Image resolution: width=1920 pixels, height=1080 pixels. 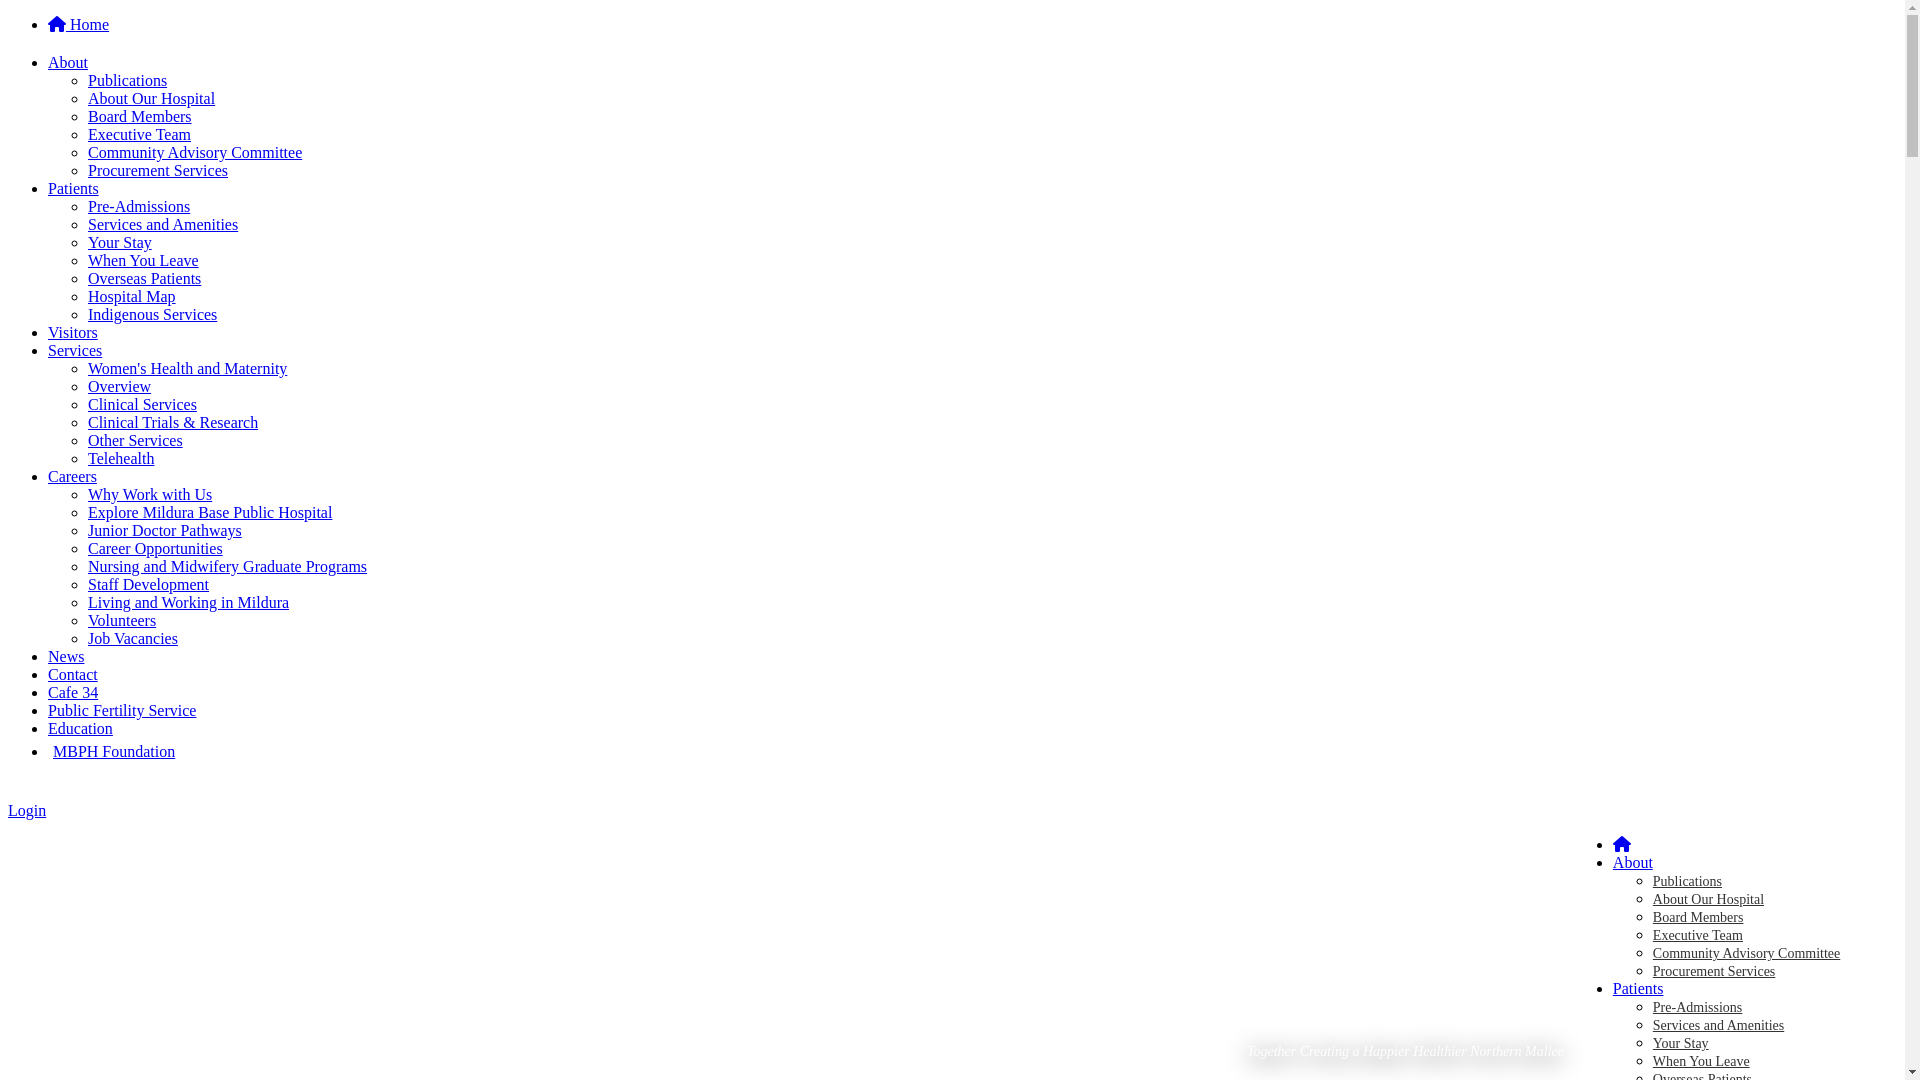 I want to click on 'Contact', so click(x=72, y=674).